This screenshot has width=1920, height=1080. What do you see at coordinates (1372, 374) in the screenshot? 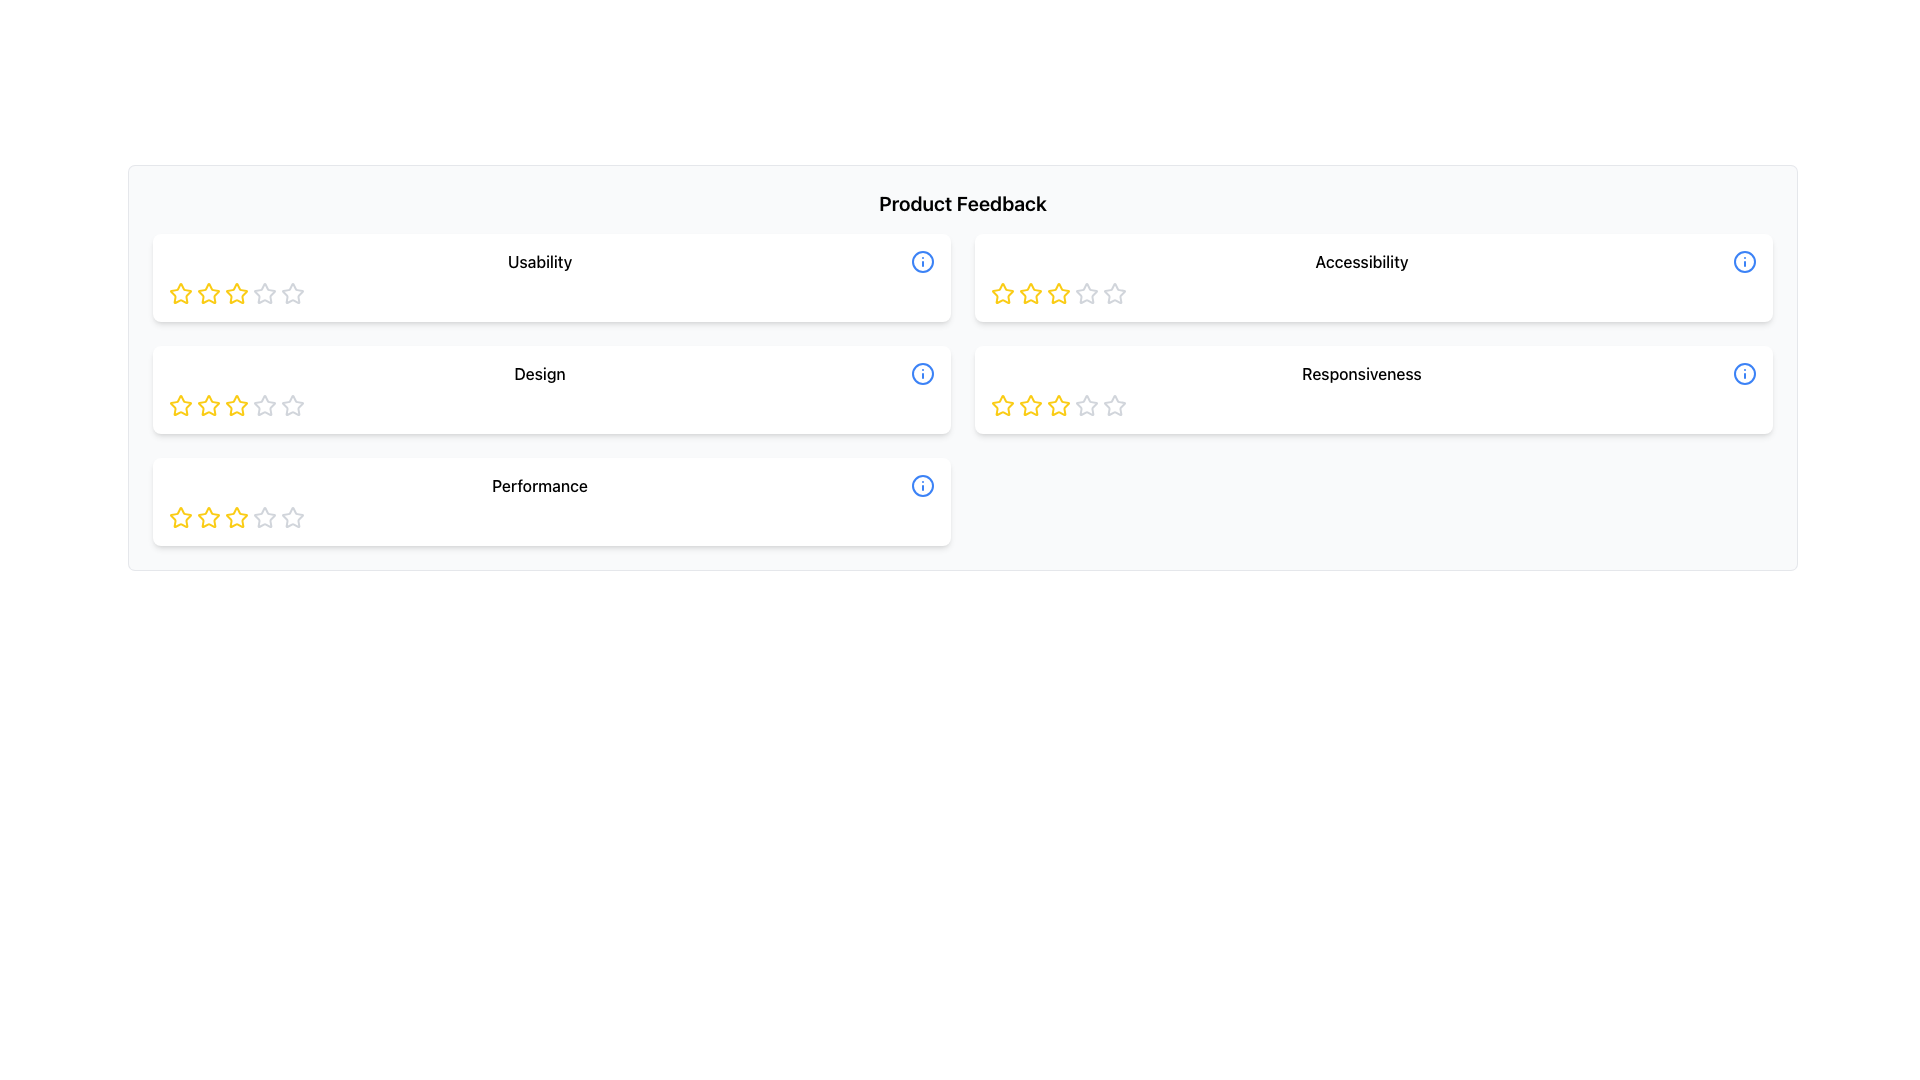
I see `the 'Responsiveness' text label in the product feedback review section, which is bold and black in color` at bounding box center [1372, 374].